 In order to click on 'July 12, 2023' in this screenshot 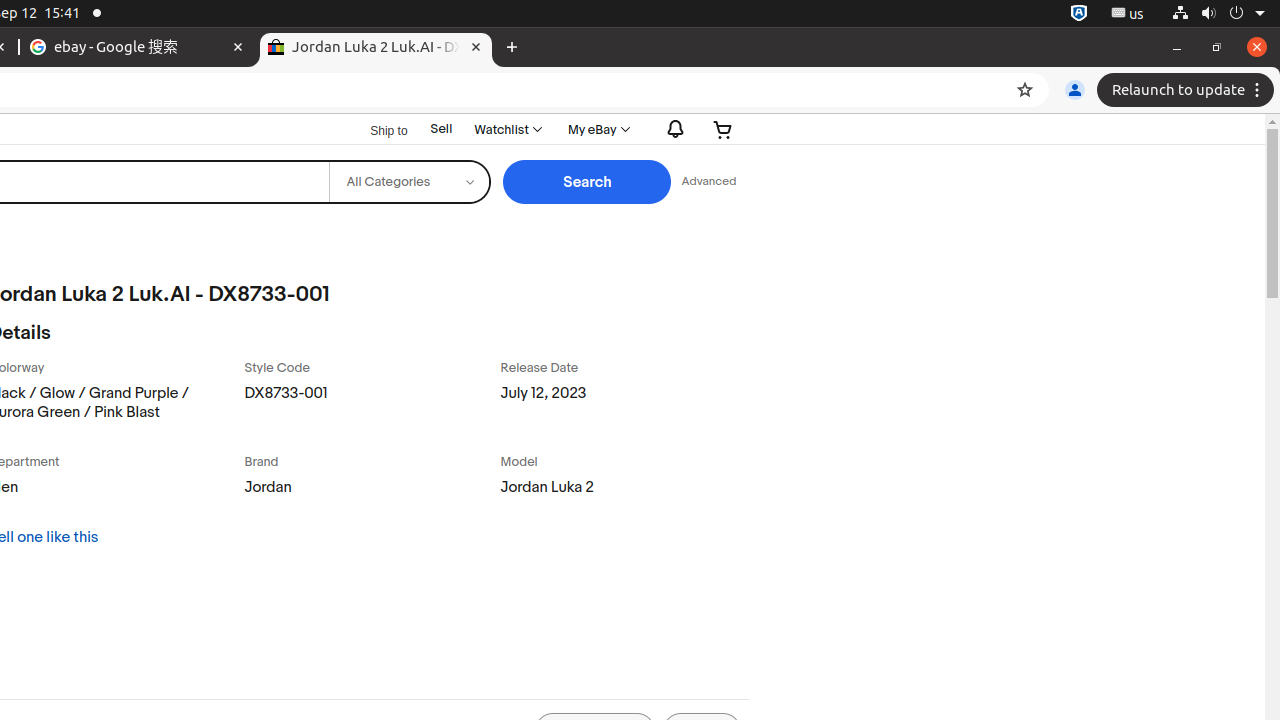, I will do `click(623, 405)`.